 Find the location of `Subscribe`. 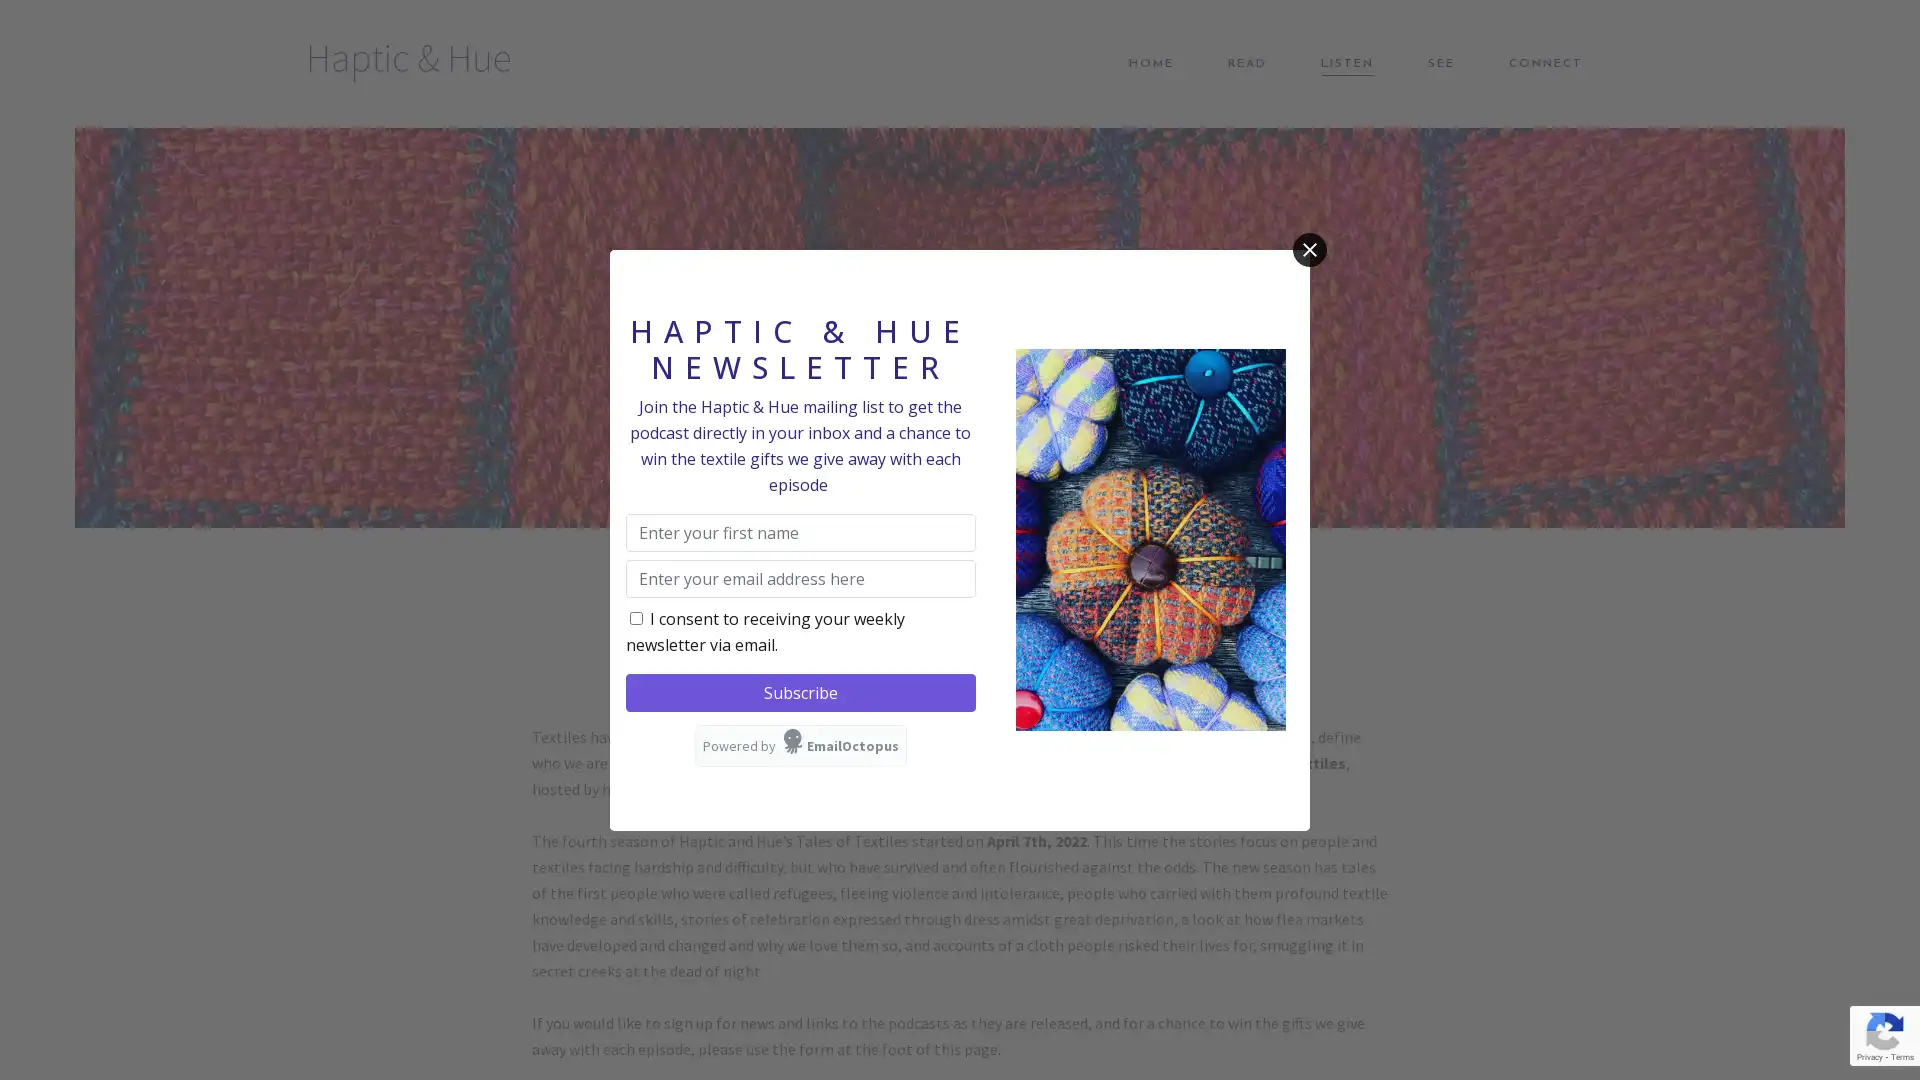

Subscribe is located at coordinates (800, 690).